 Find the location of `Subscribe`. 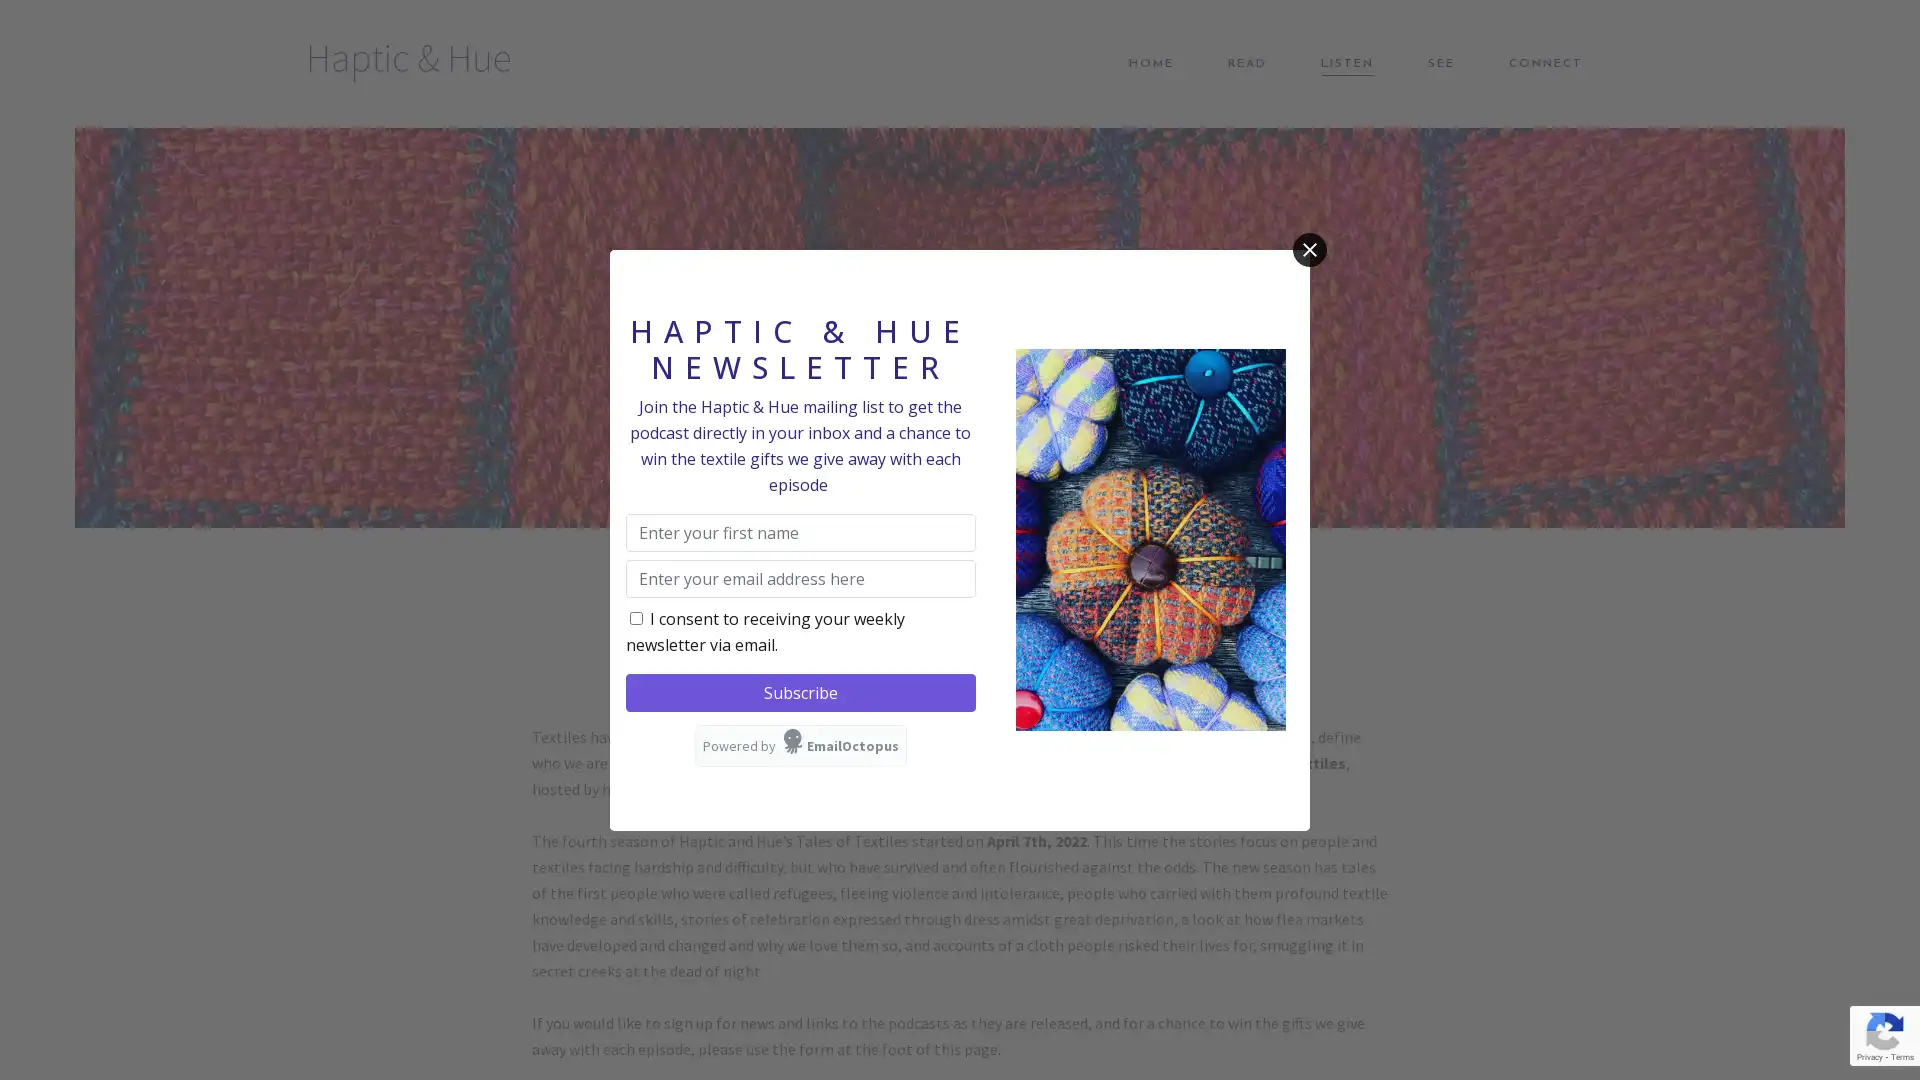

Subscribe is located at coordinates (800, 690).